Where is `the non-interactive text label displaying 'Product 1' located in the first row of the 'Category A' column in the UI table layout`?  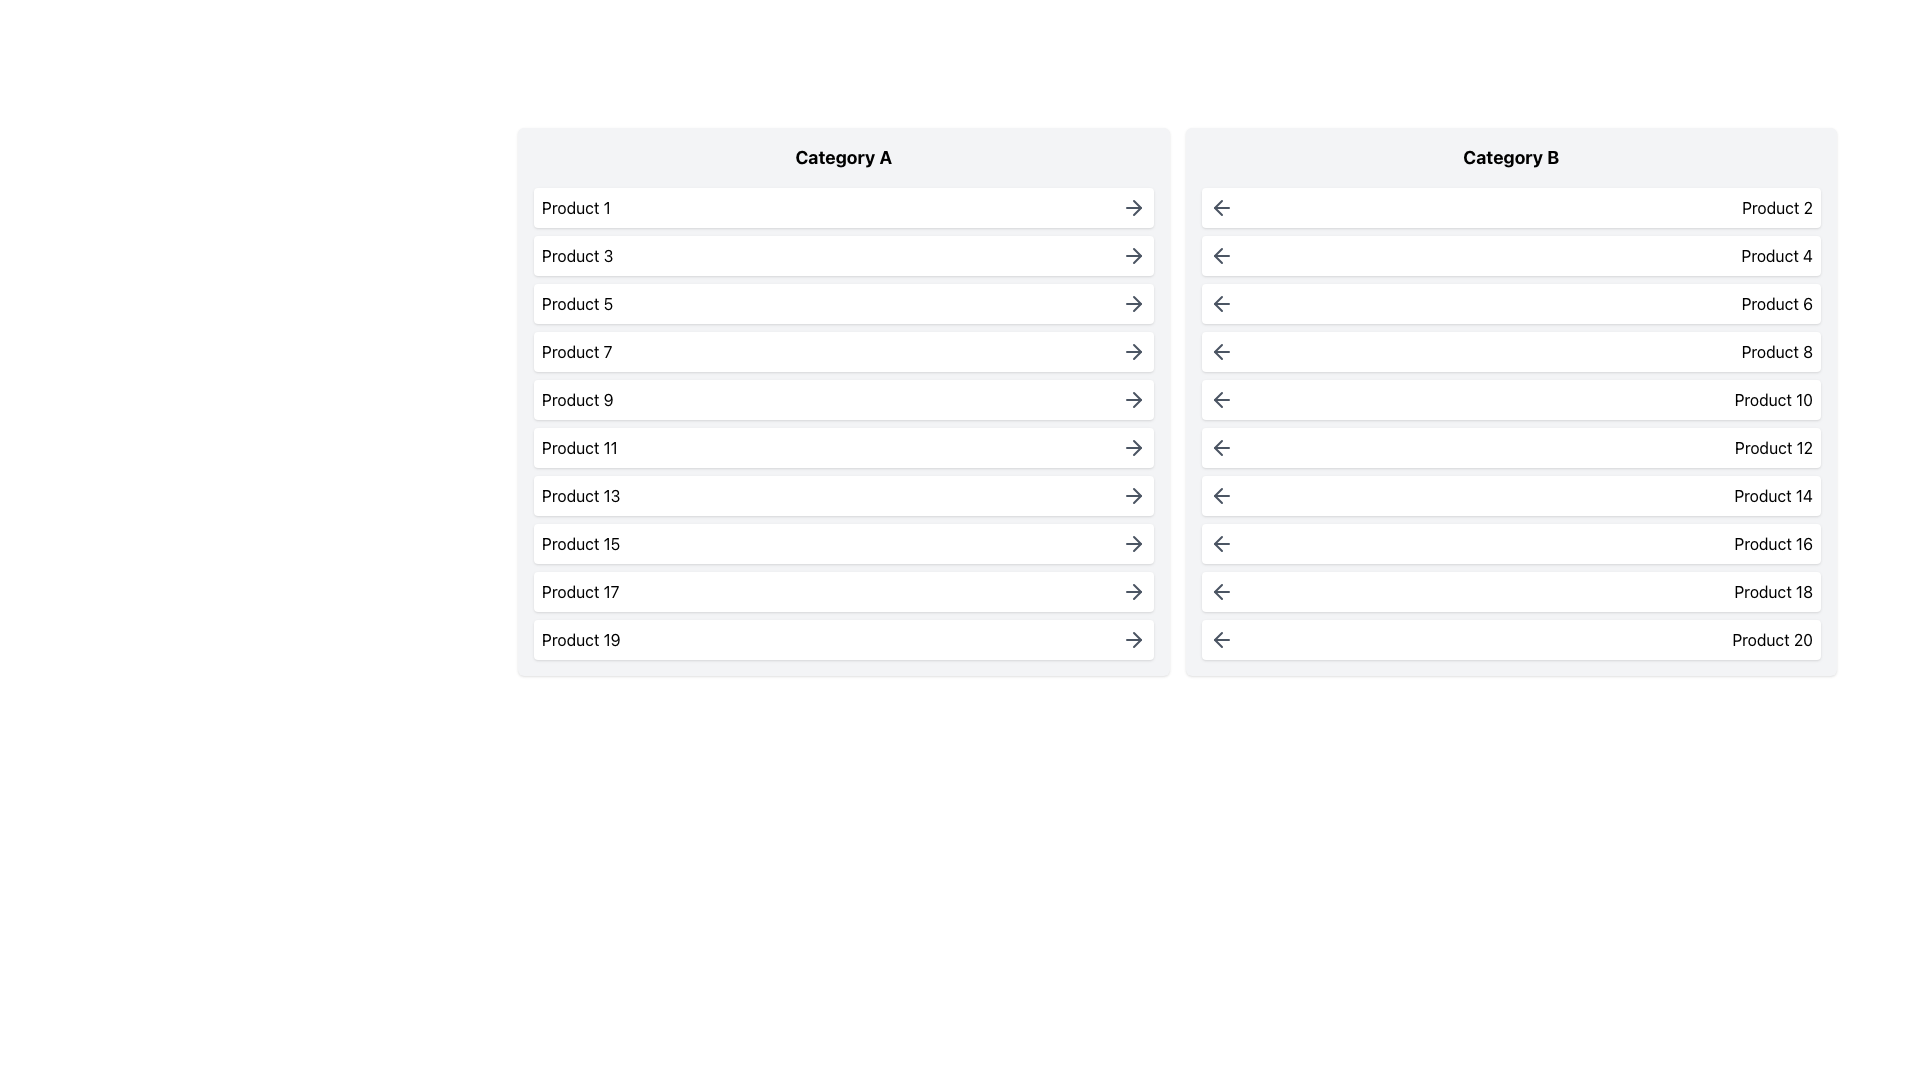
the non-interactive text label displaying 'Product 1' located in the first row of the 'Category A' column in the UI table layout is located at coordinates (575, 208).